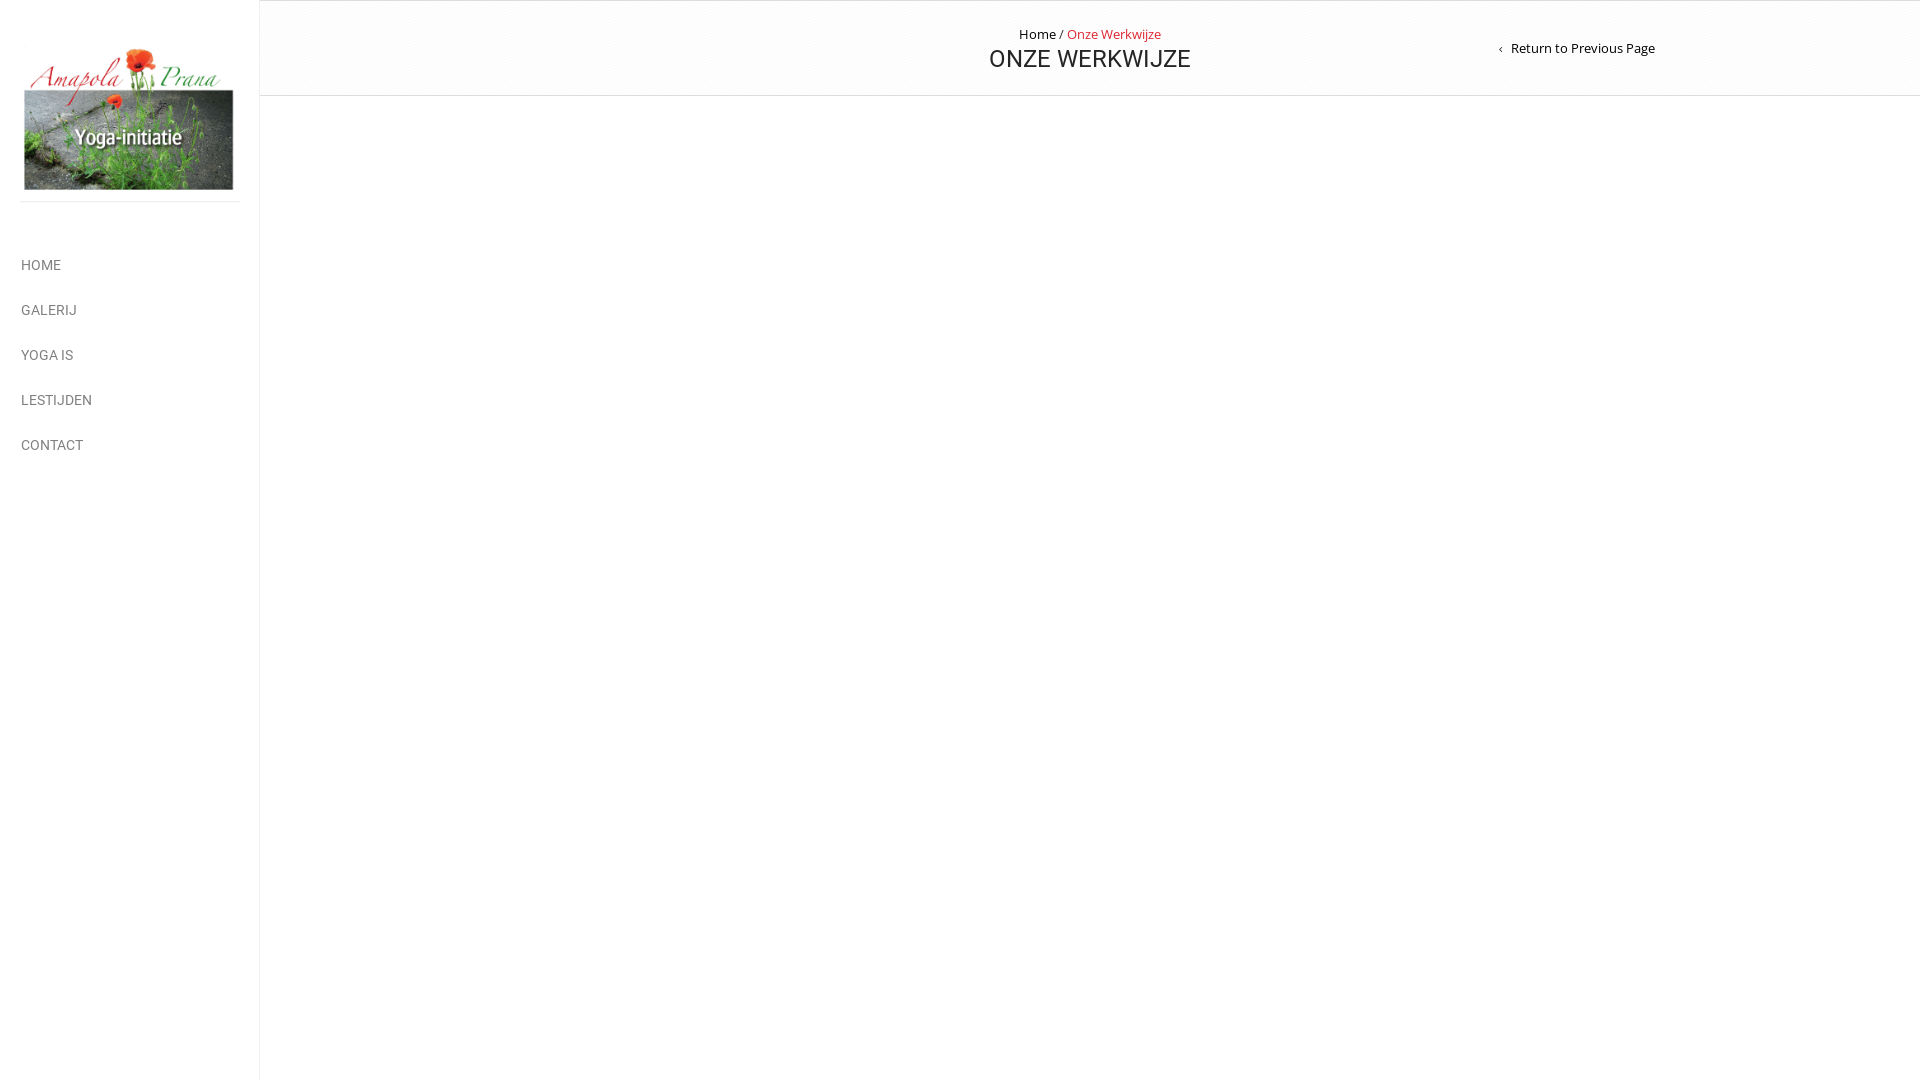 The width and height of the screenshot is (1920, 1080). Describe the element at coordinates (47, 354) in the screenshot. I see `'YOGA IS'` at that location.